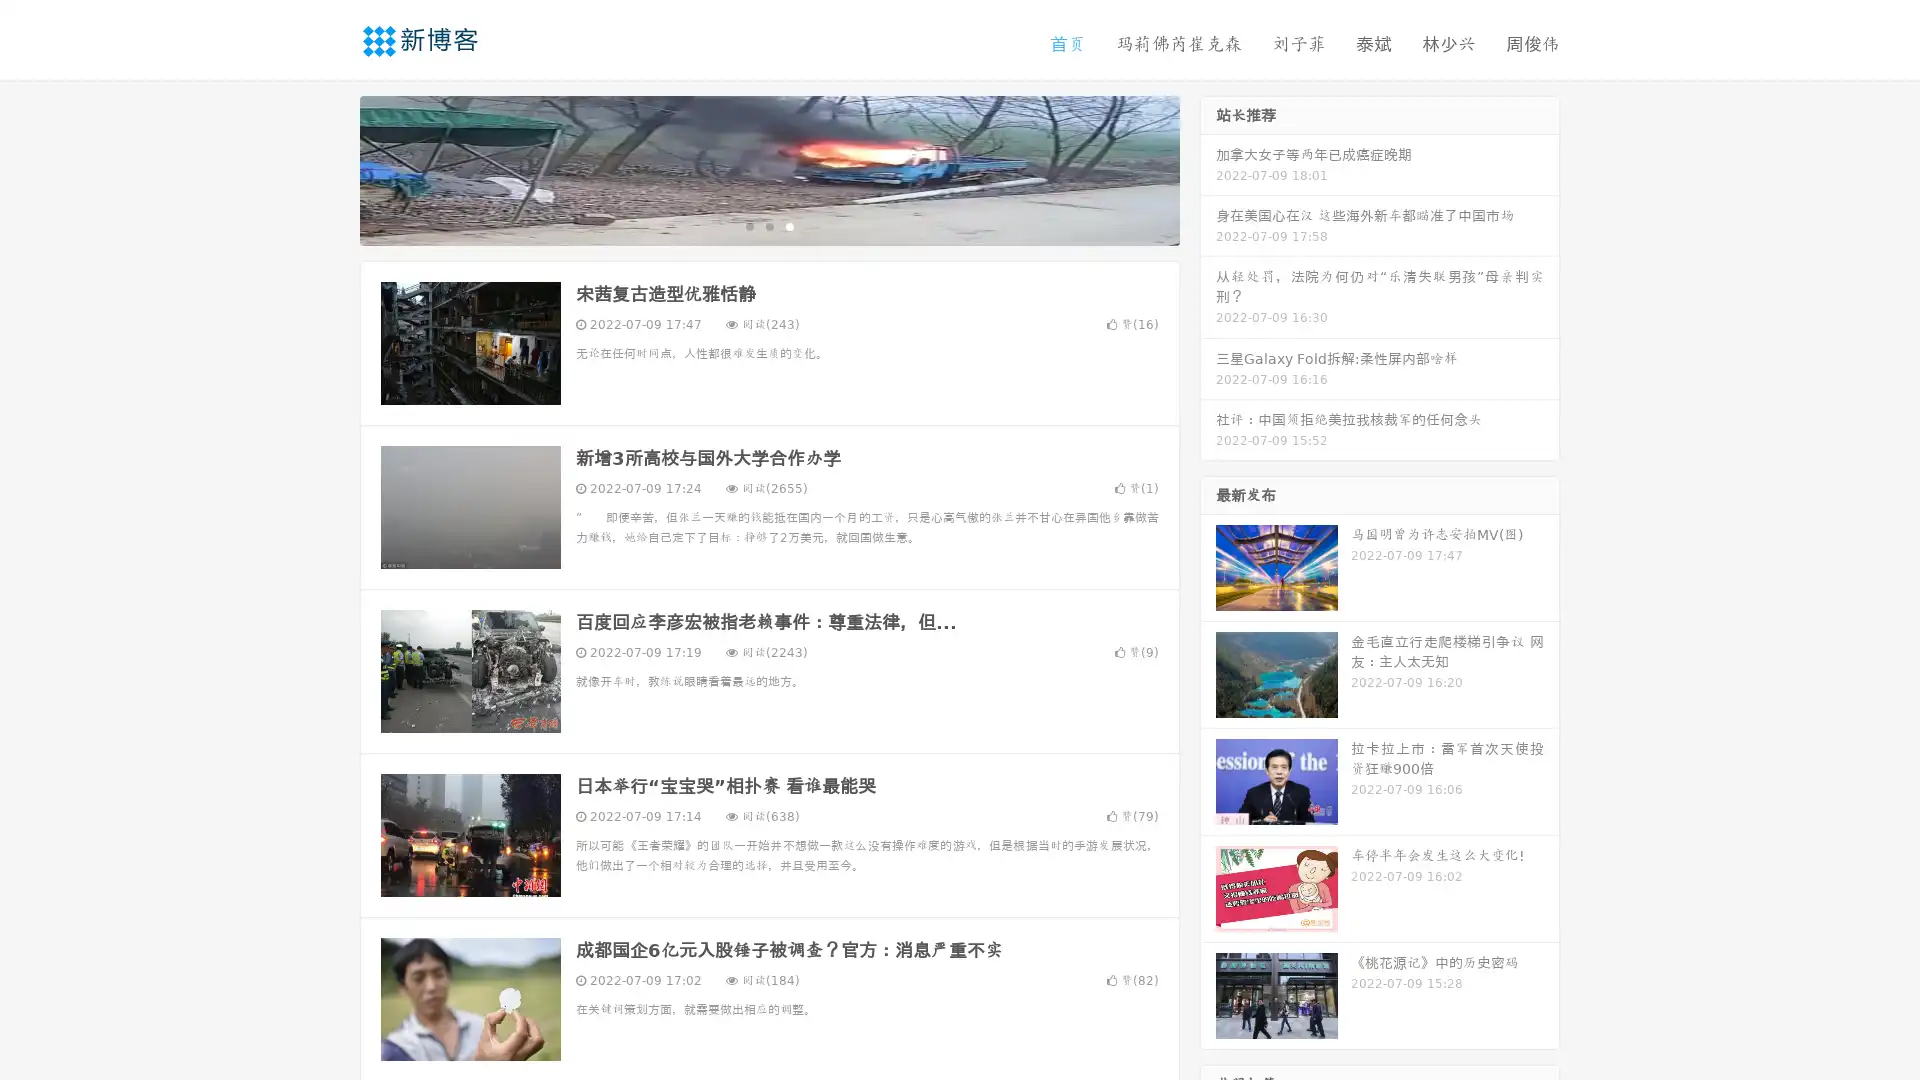 The image size is (1920, 1080). I want to click on Next slide, so click(1208, 168).